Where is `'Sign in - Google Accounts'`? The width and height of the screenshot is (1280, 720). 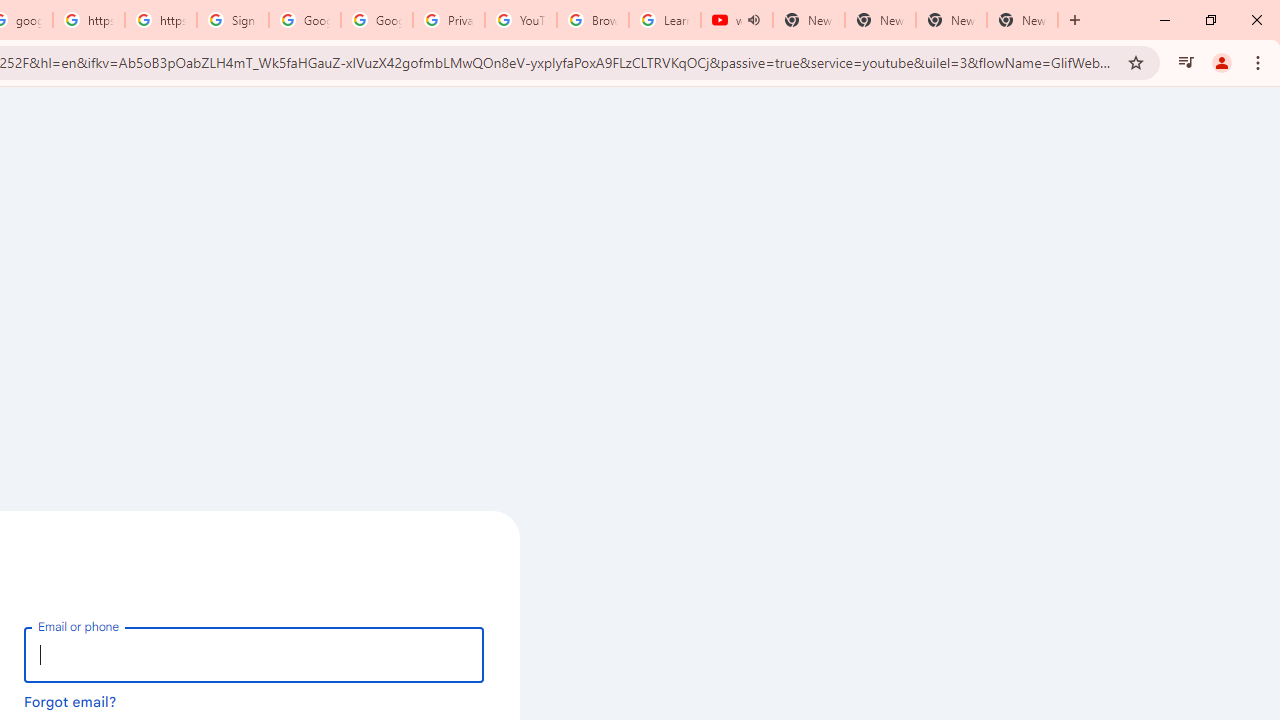
'Sign in - Google Accounts' is located at coordinates (232, 20).